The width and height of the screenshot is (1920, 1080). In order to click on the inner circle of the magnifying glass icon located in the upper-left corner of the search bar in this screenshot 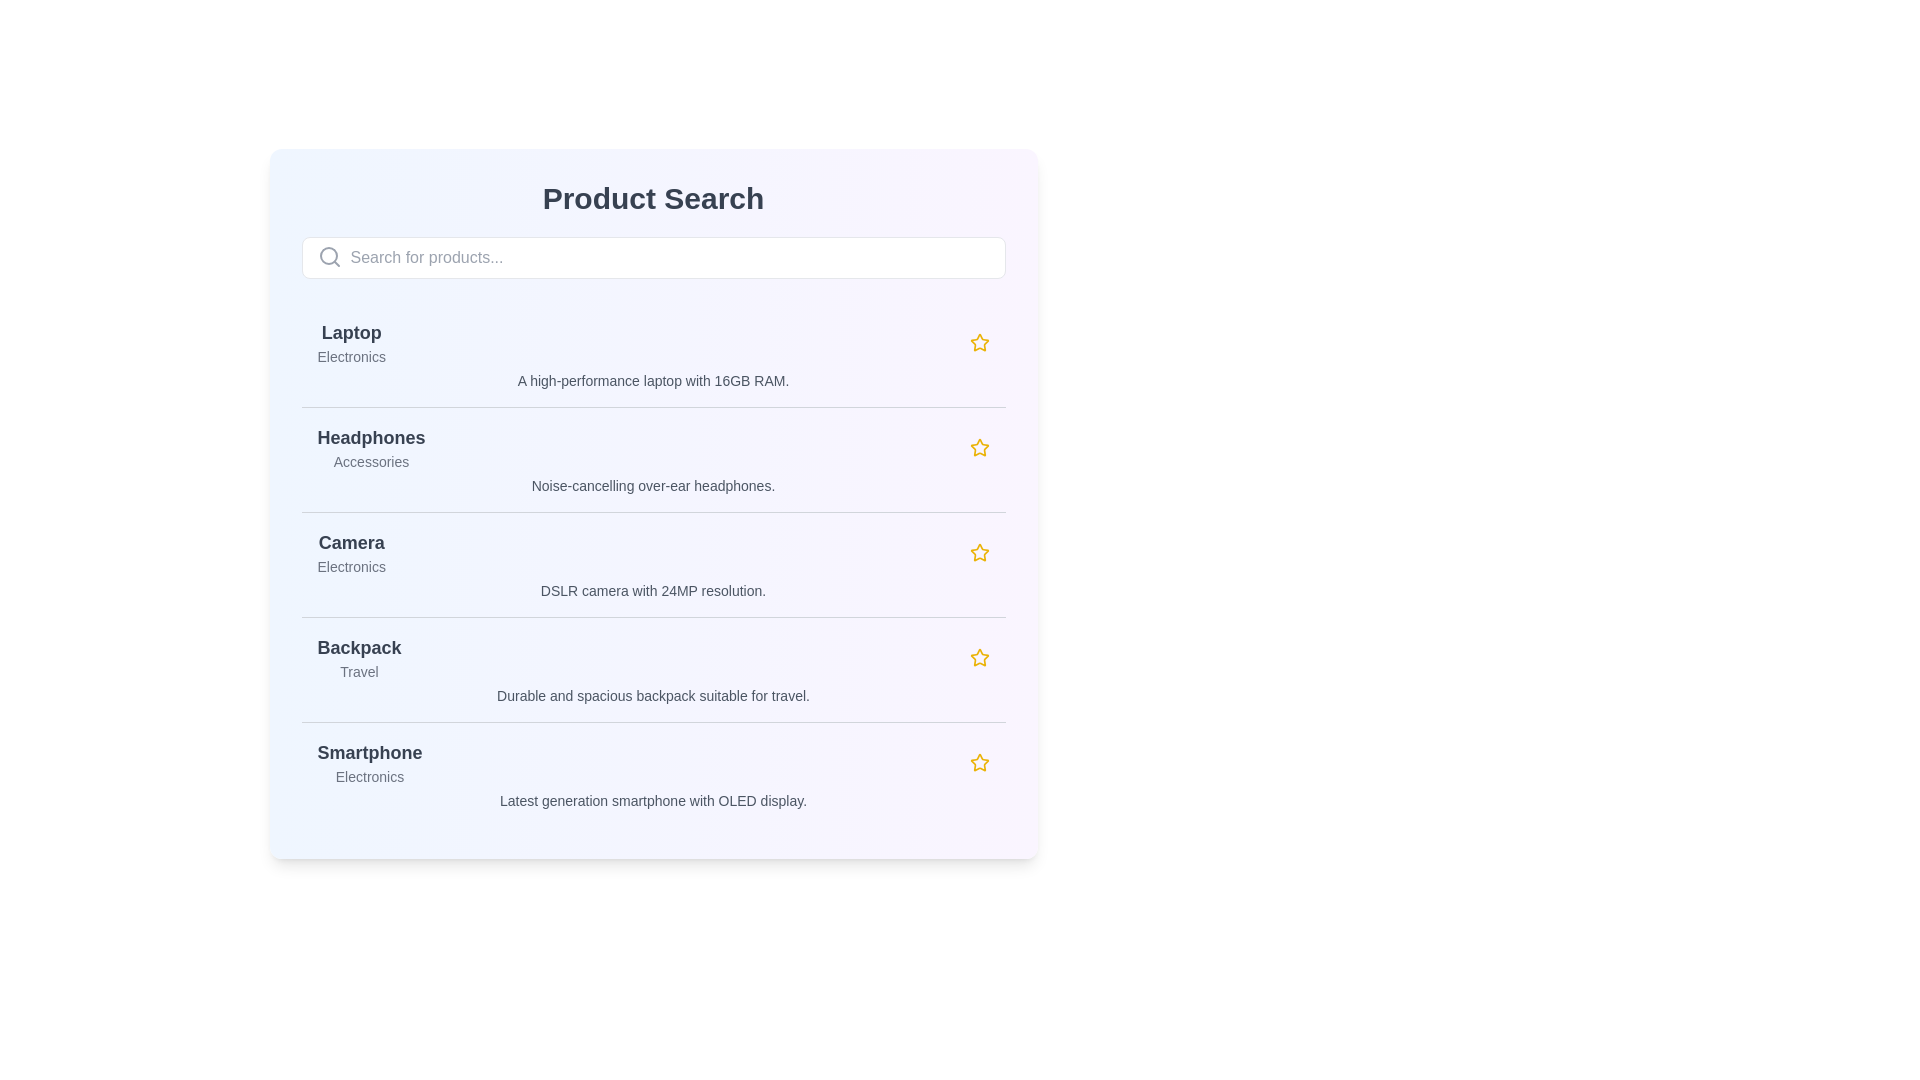, I will do `click(328, 254)`.